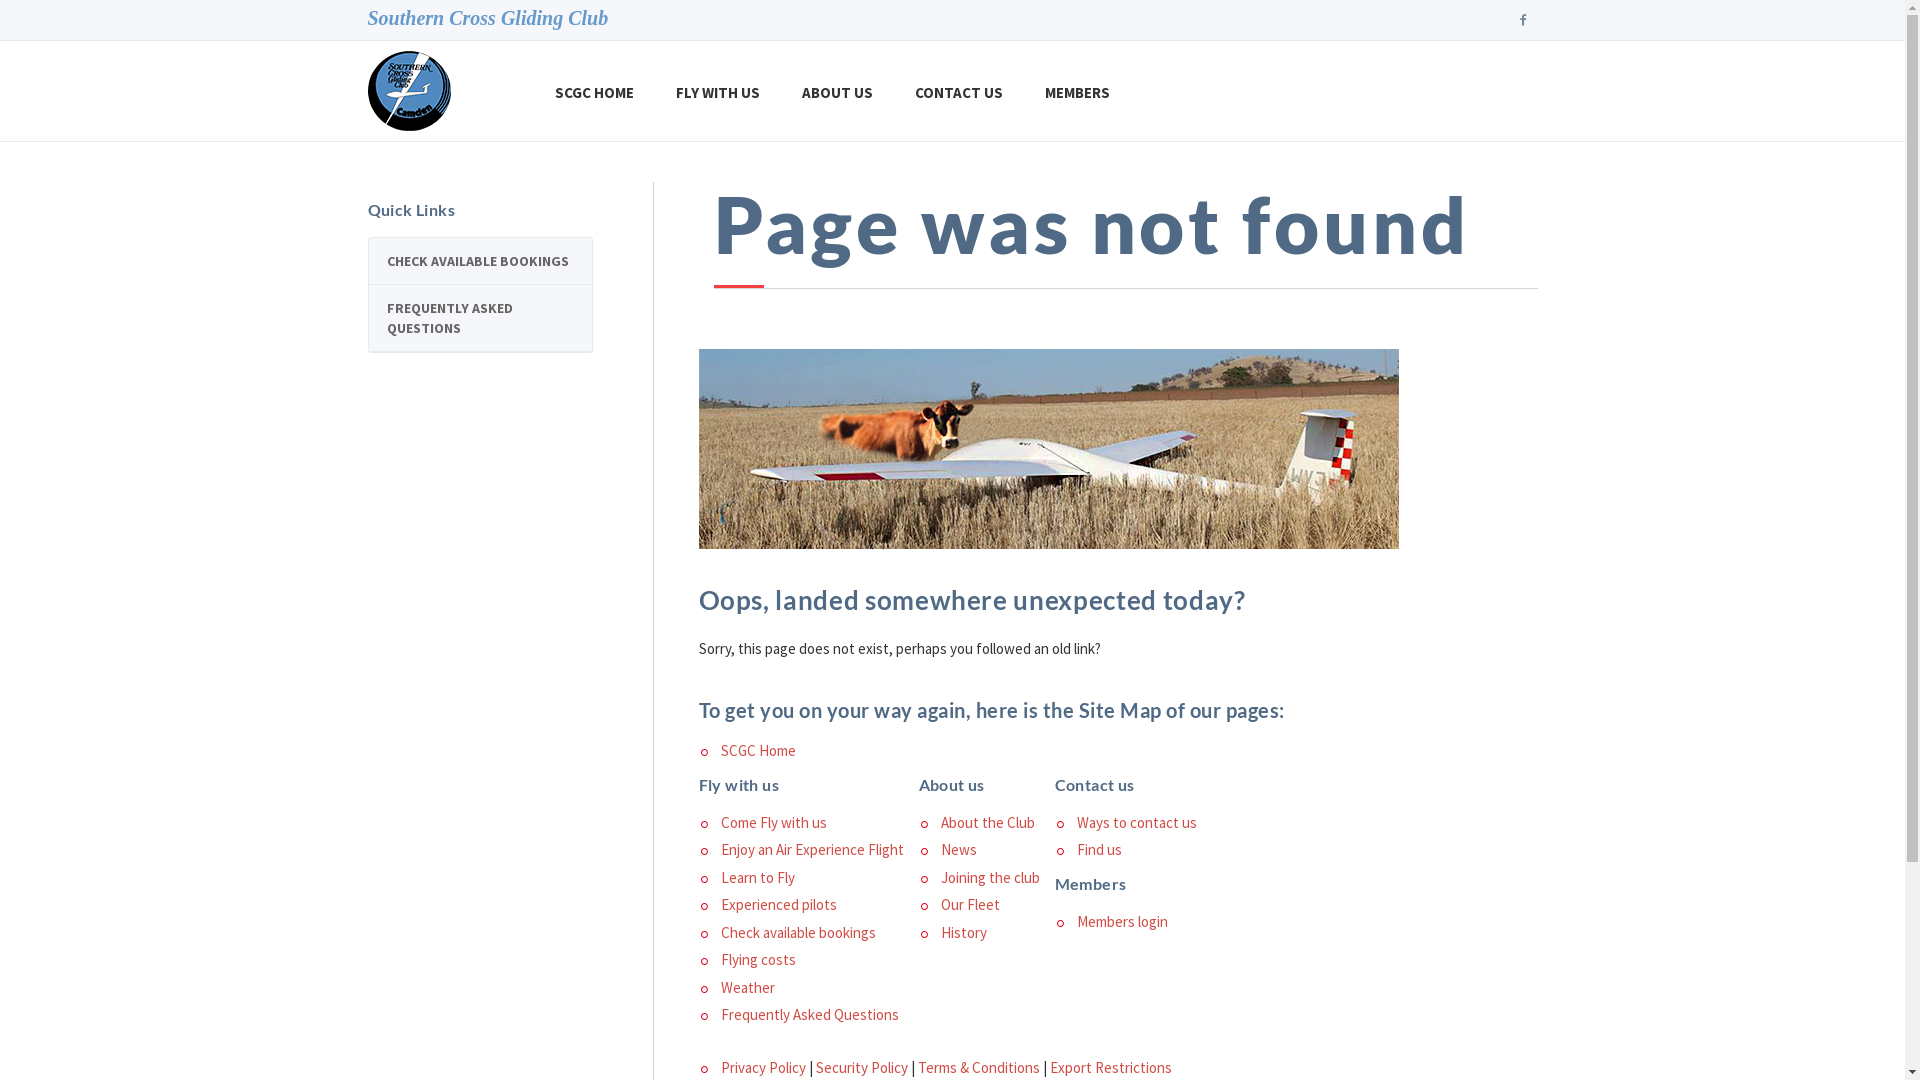  I want to click on 'Export Restrictions', so click(1109, 1066).